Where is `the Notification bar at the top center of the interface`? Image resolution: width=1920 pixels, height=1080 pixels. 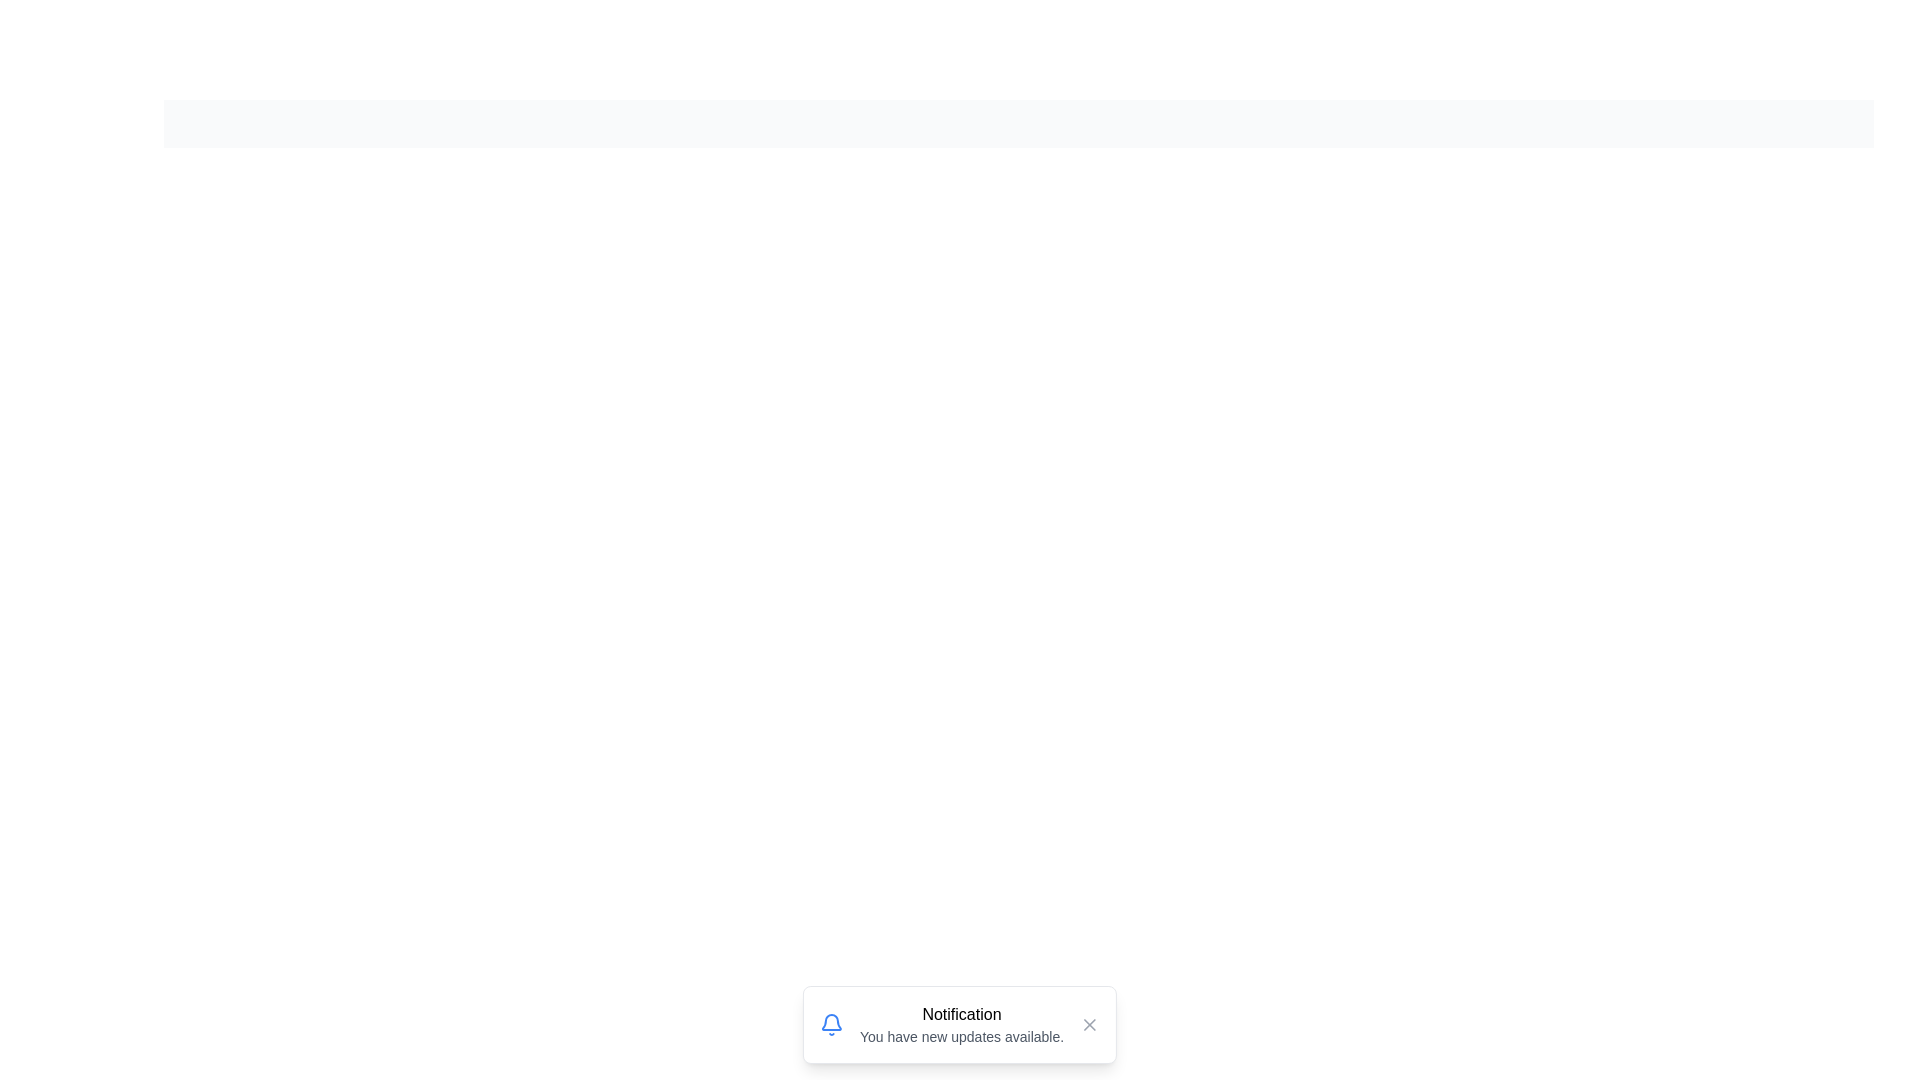 the Notification bar at the top center of the interface is located at coordinates (1018, 123).